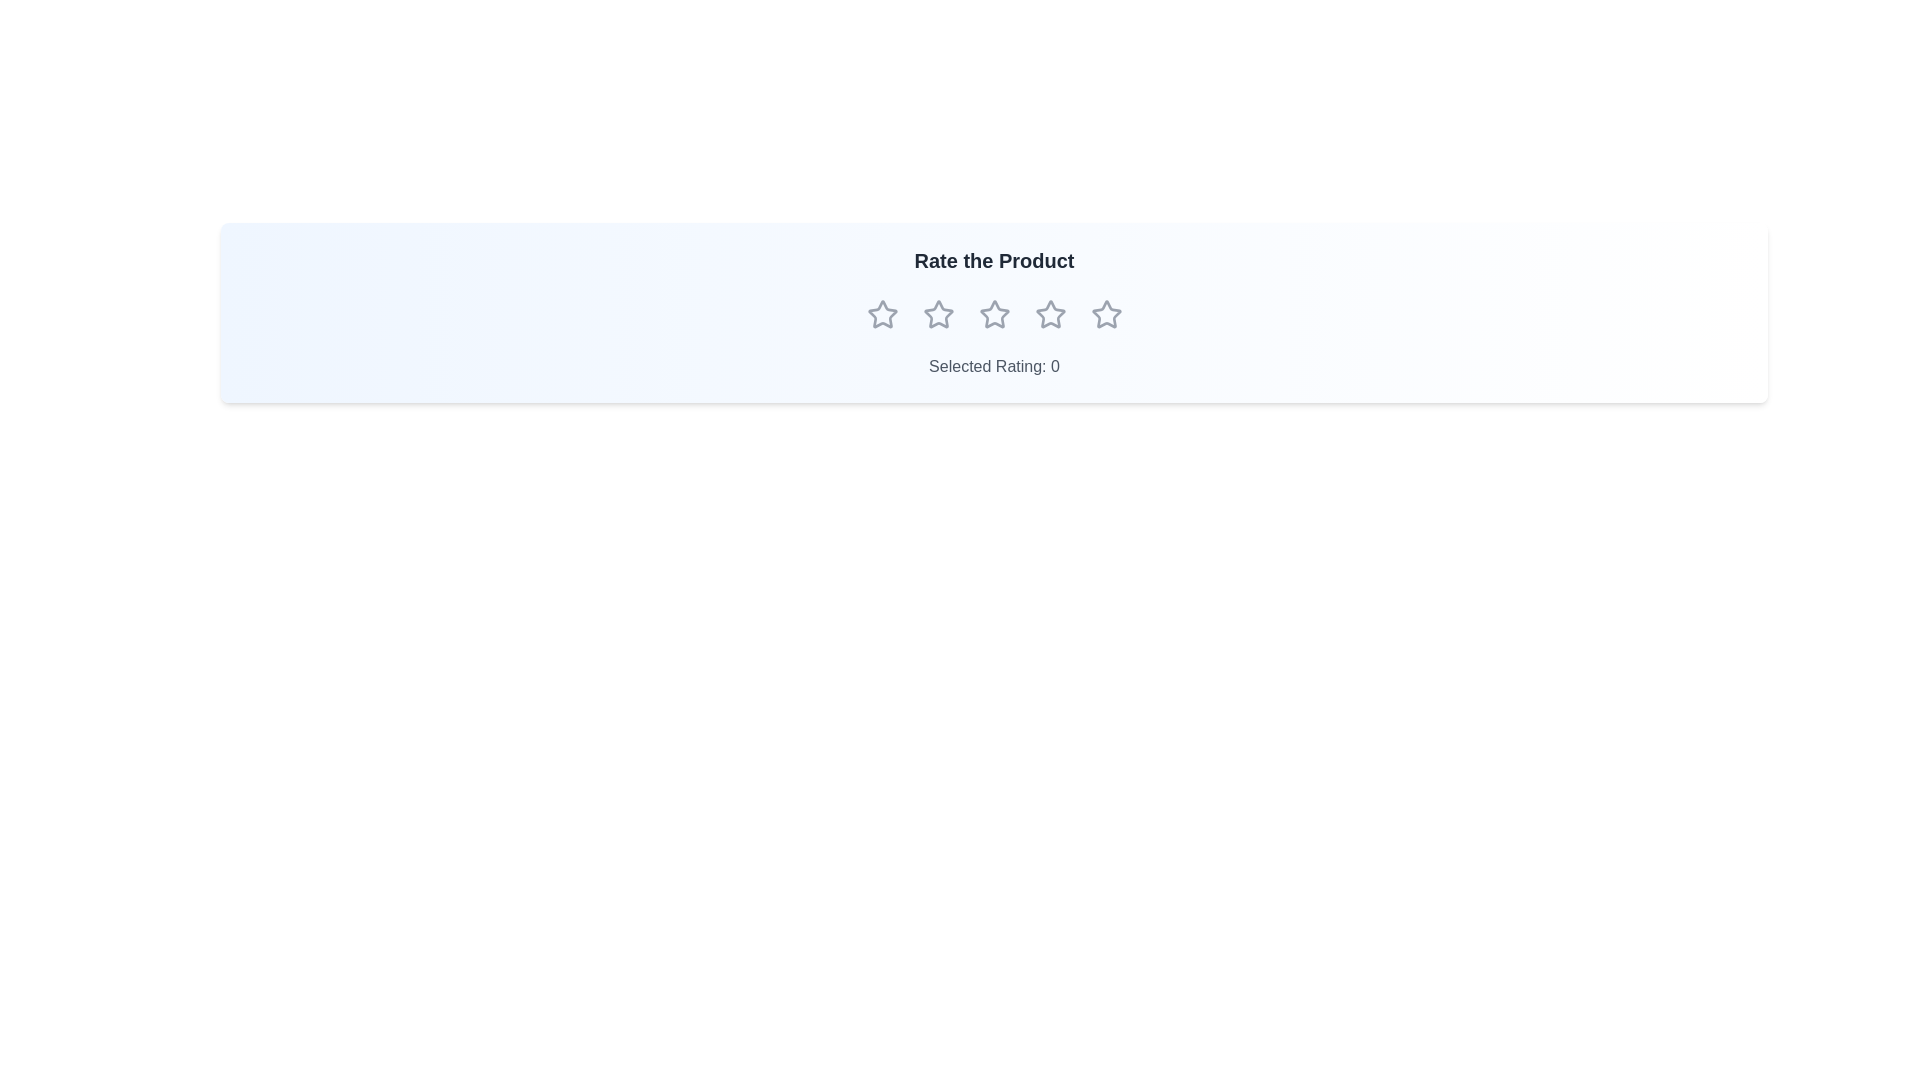  I want to click on the star-shaped icon on the far right of the rating system to assign a rating, so click(1105, 315).